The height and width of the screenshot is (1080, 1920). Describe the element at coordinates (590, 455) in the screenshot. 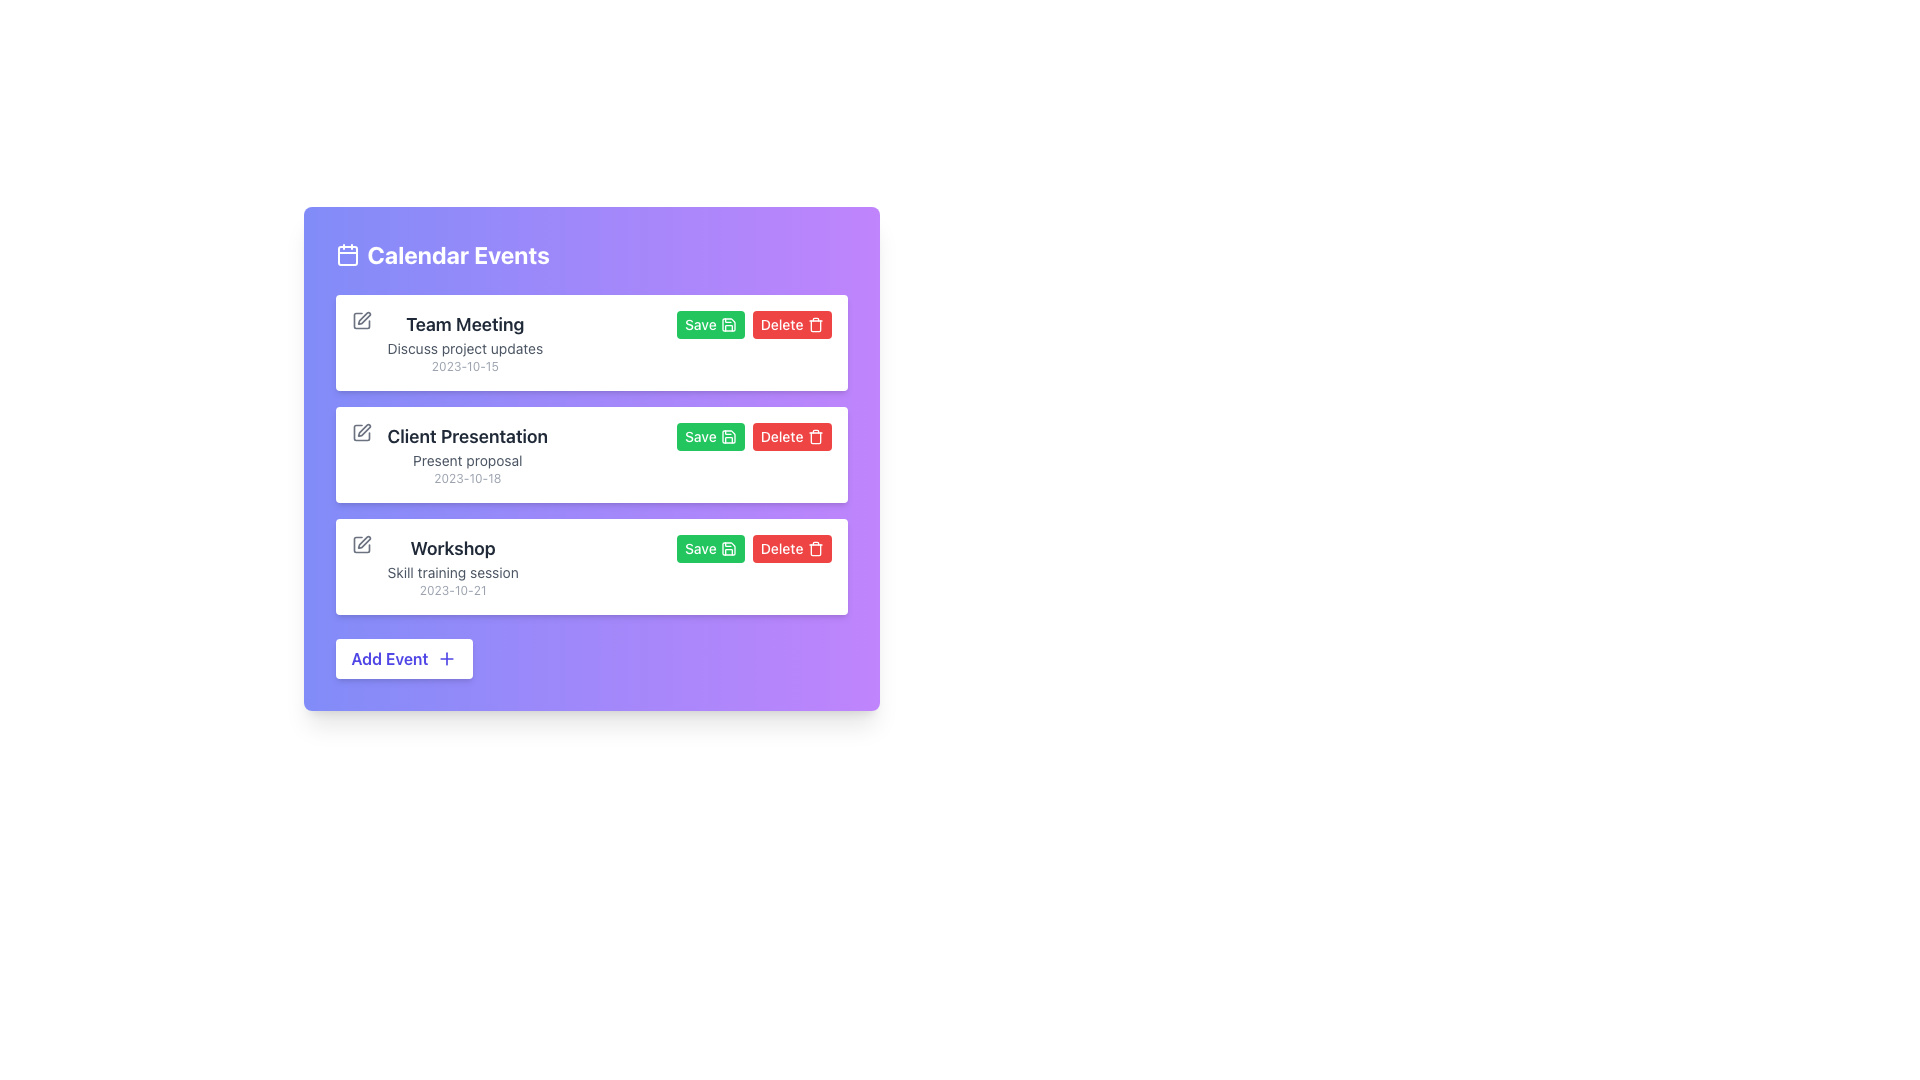

I see `the second event entry in the calendar application, which is located between 'Team Meeting' and 'Workshop'` at that location.